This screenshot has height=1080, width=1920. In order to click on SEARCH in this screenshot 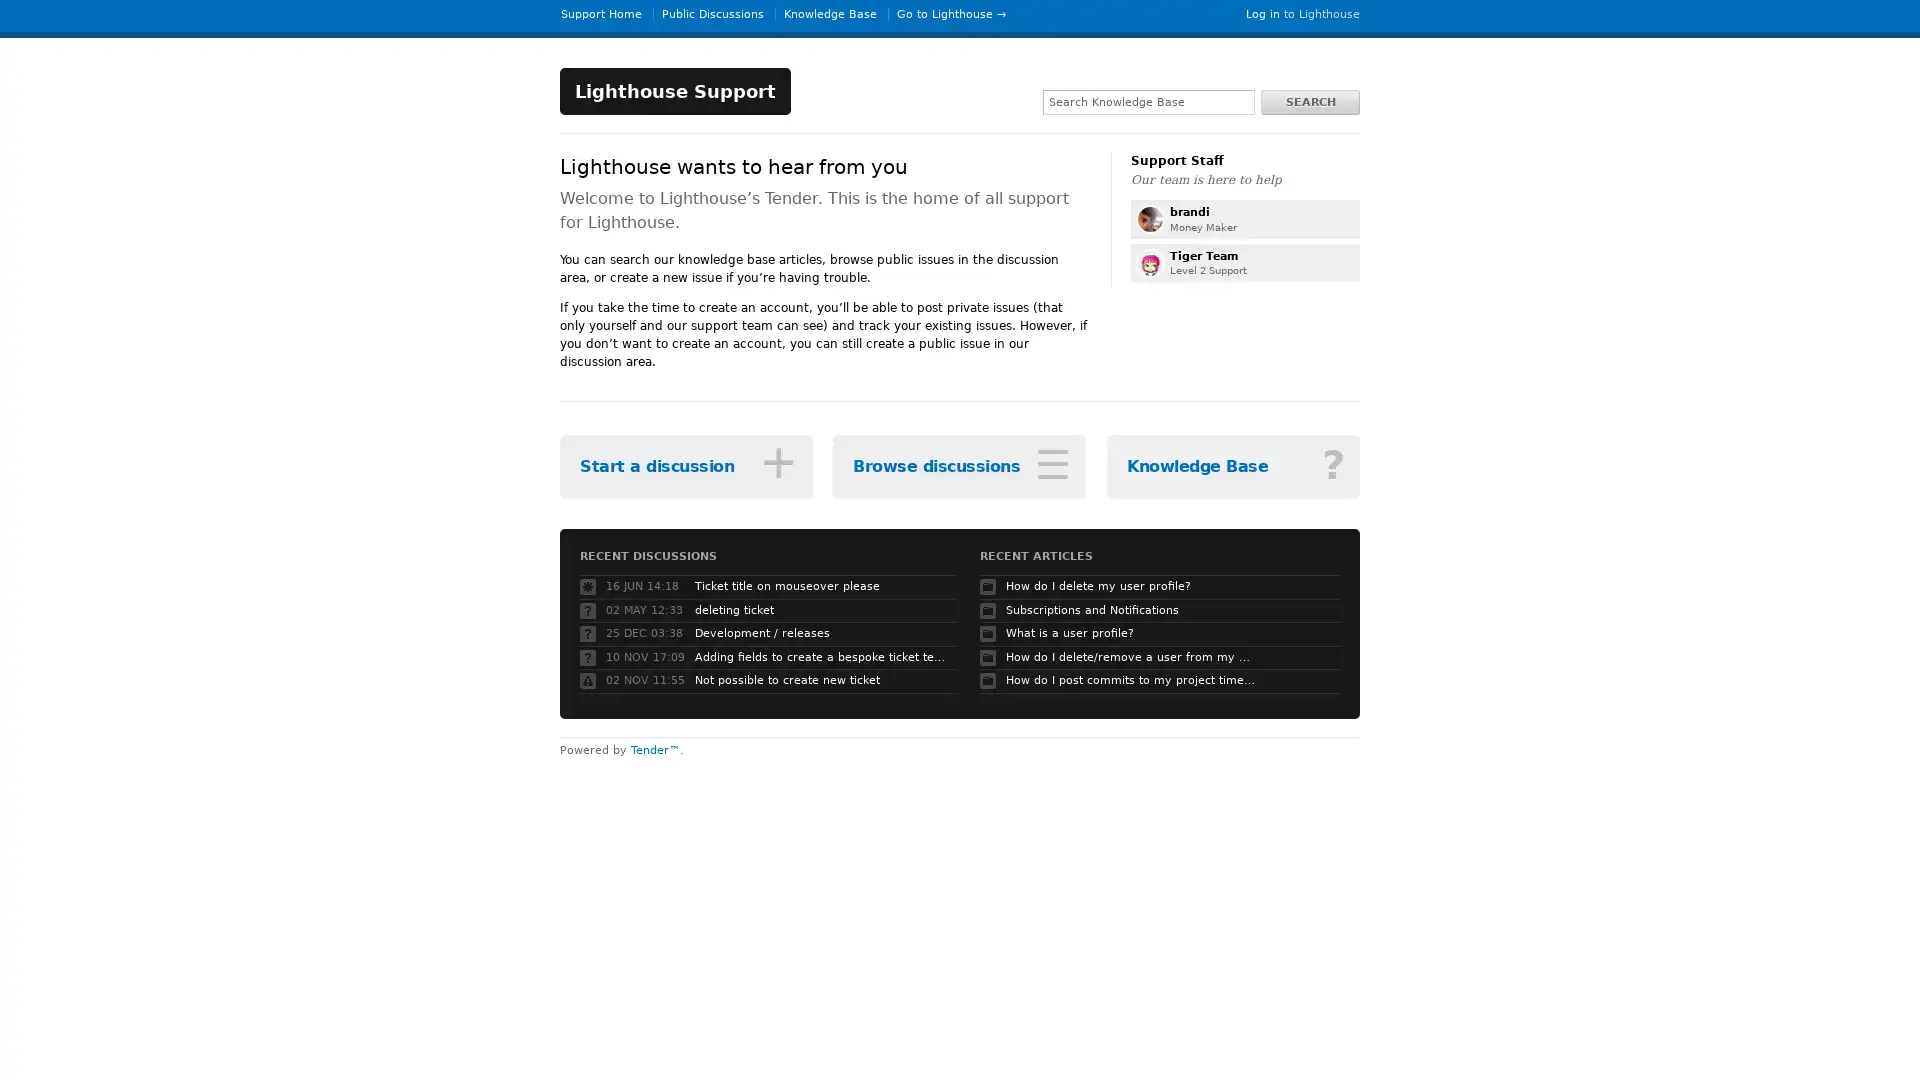, I will do `click(1310, 101)`.